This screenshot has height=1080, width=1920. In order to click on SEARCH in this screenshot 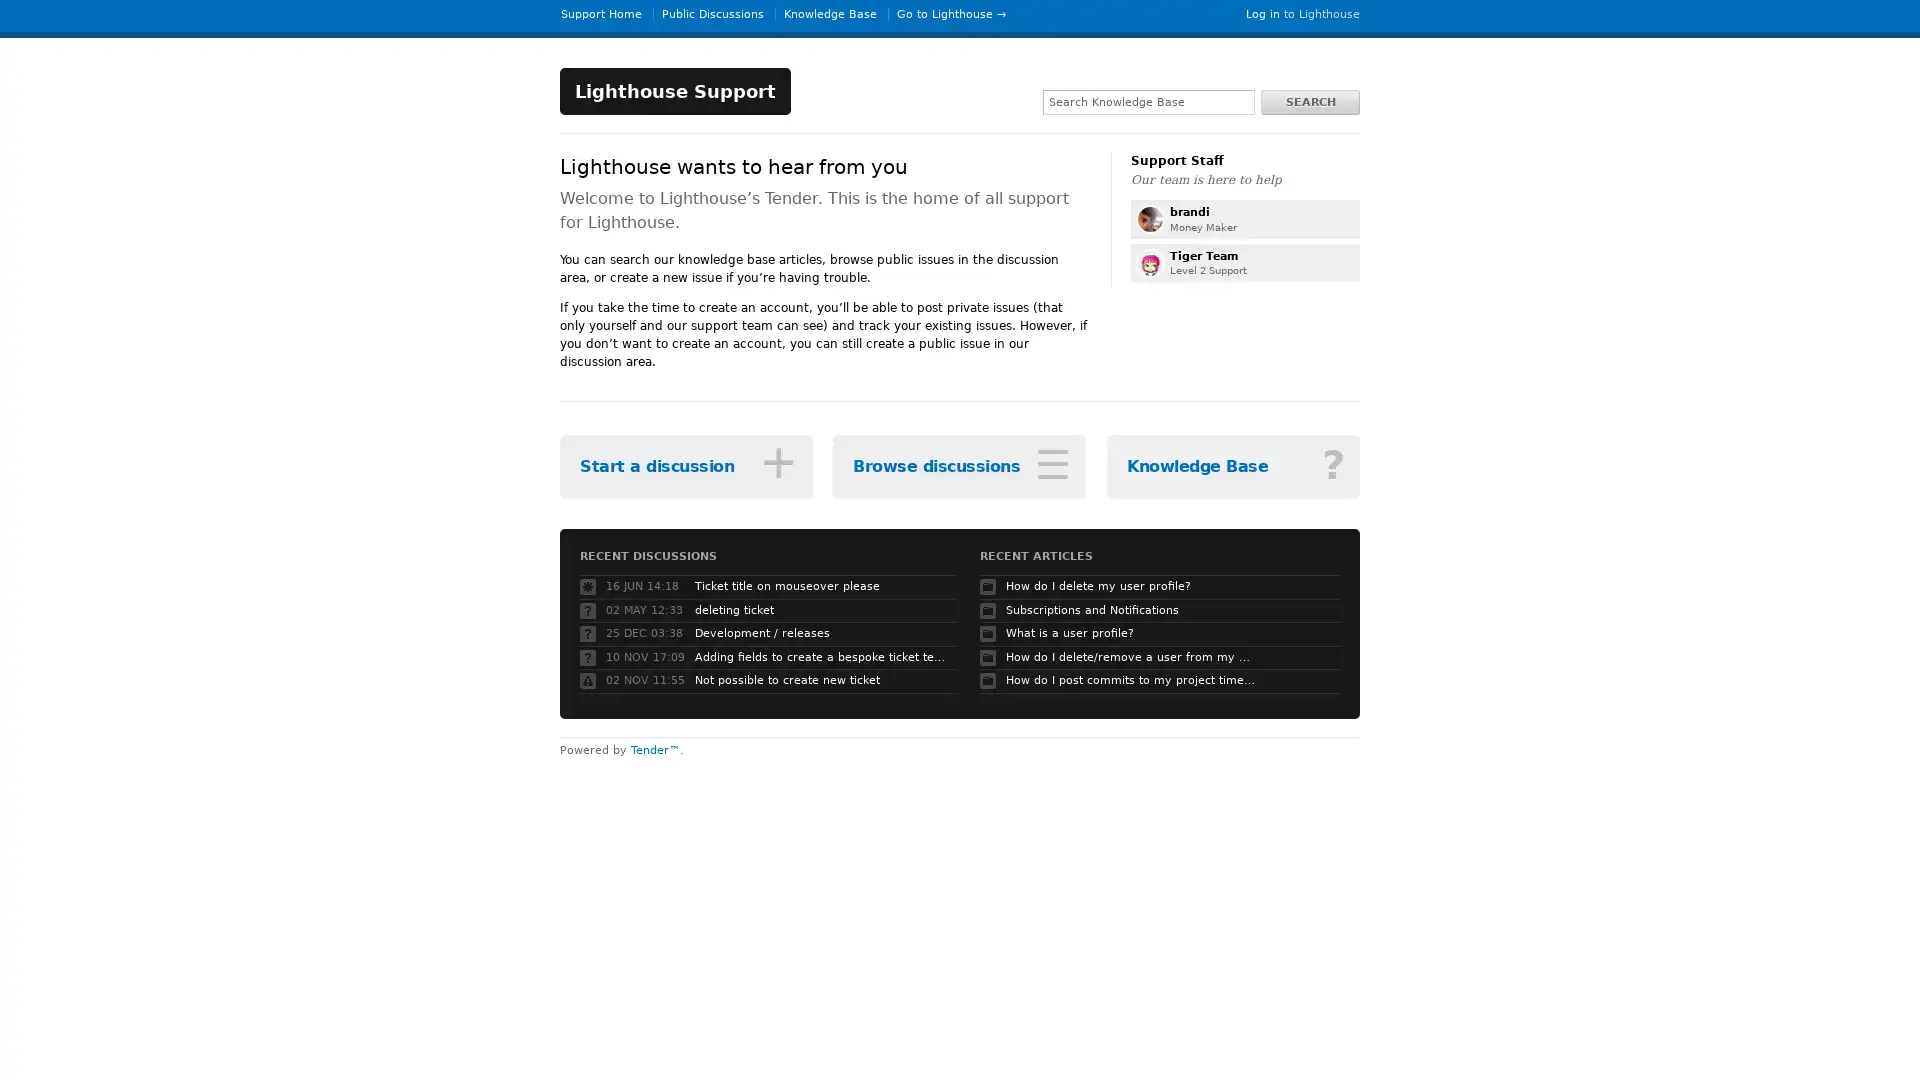, I will do `click(1310, 101)`.